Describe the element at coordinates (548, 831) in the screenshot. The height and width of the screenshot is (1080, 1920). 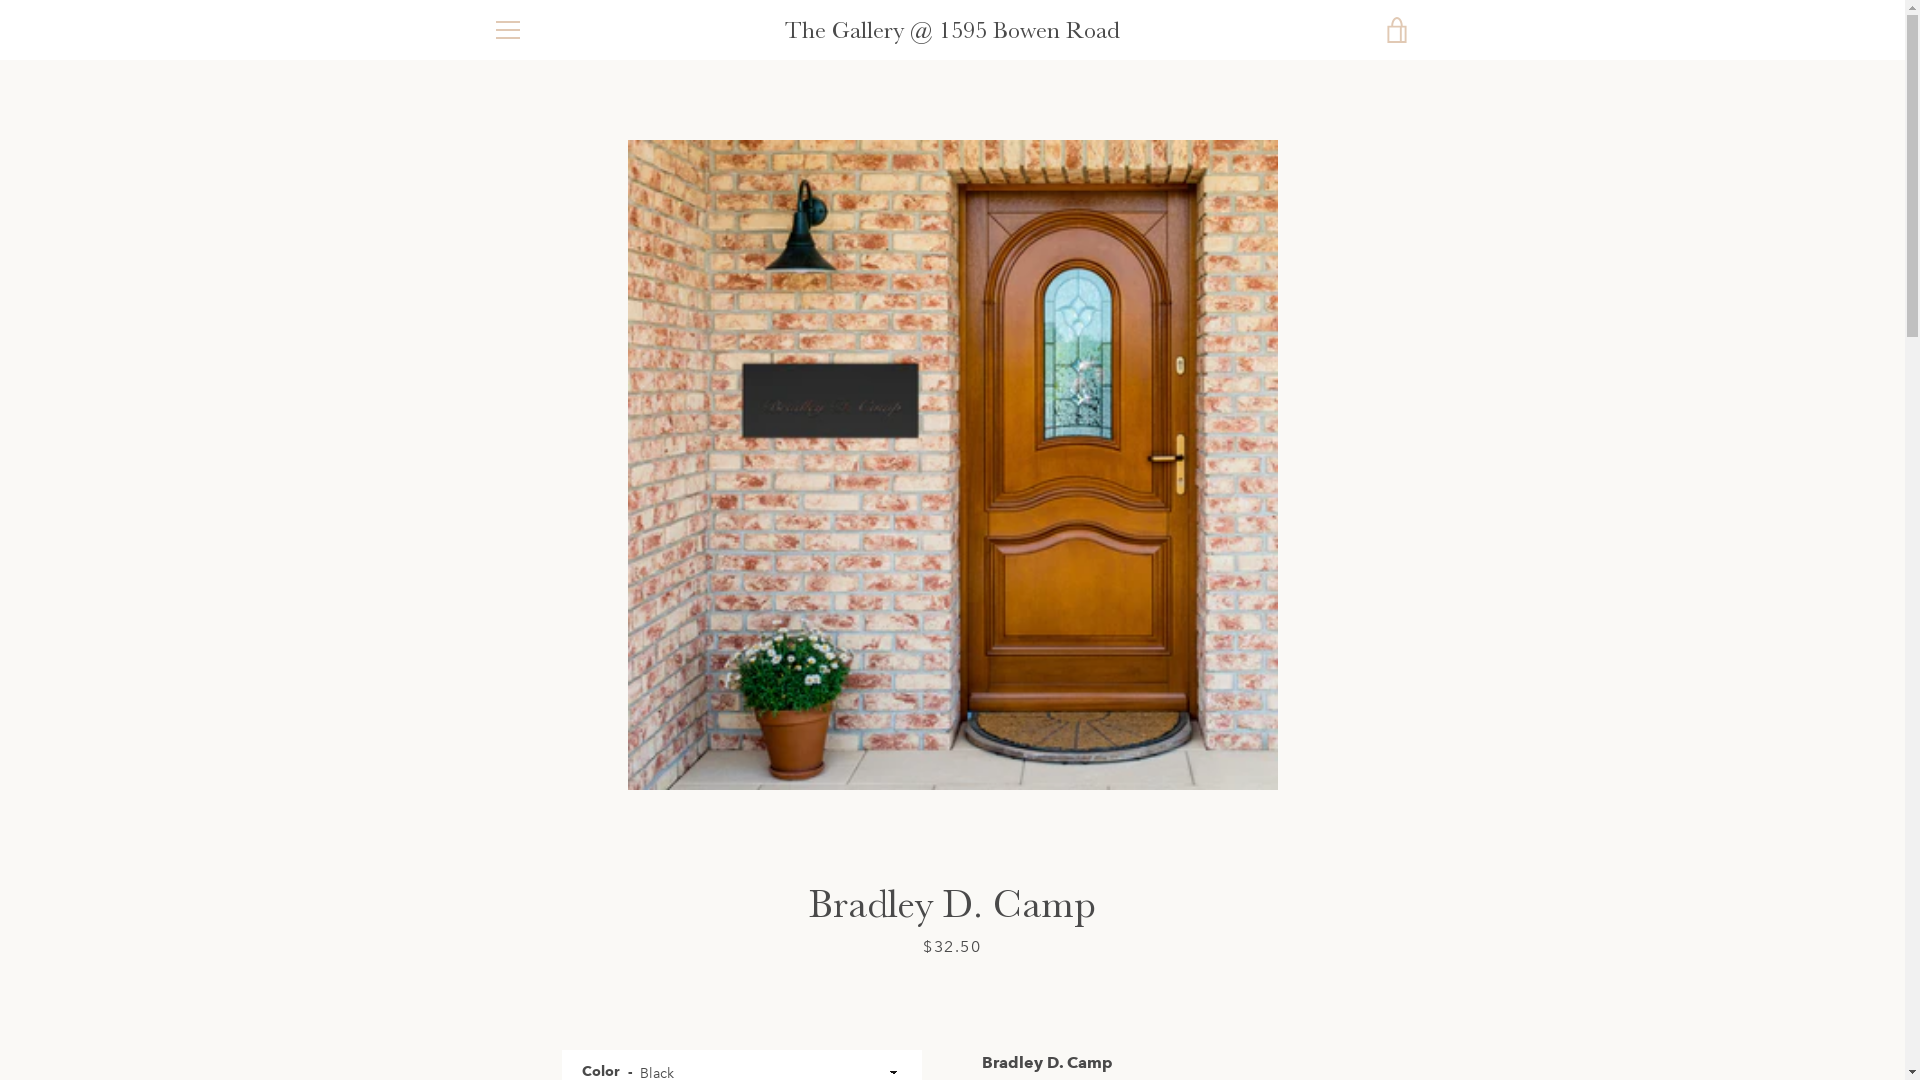
I see `'PRIVACY POLICY'` at that location.